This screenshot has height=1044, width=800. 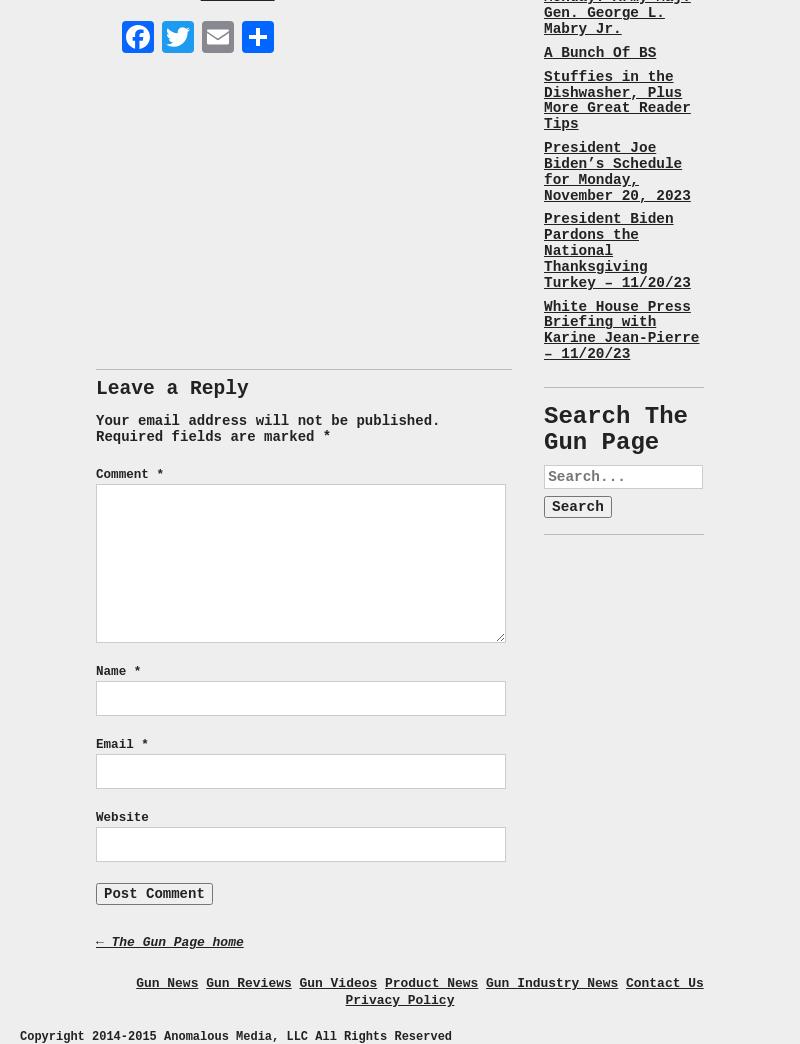 What do you see at coordinates (208, 434) in the screenshot?
I see `'Required fields are marked'` at bounding box center [208, 434].